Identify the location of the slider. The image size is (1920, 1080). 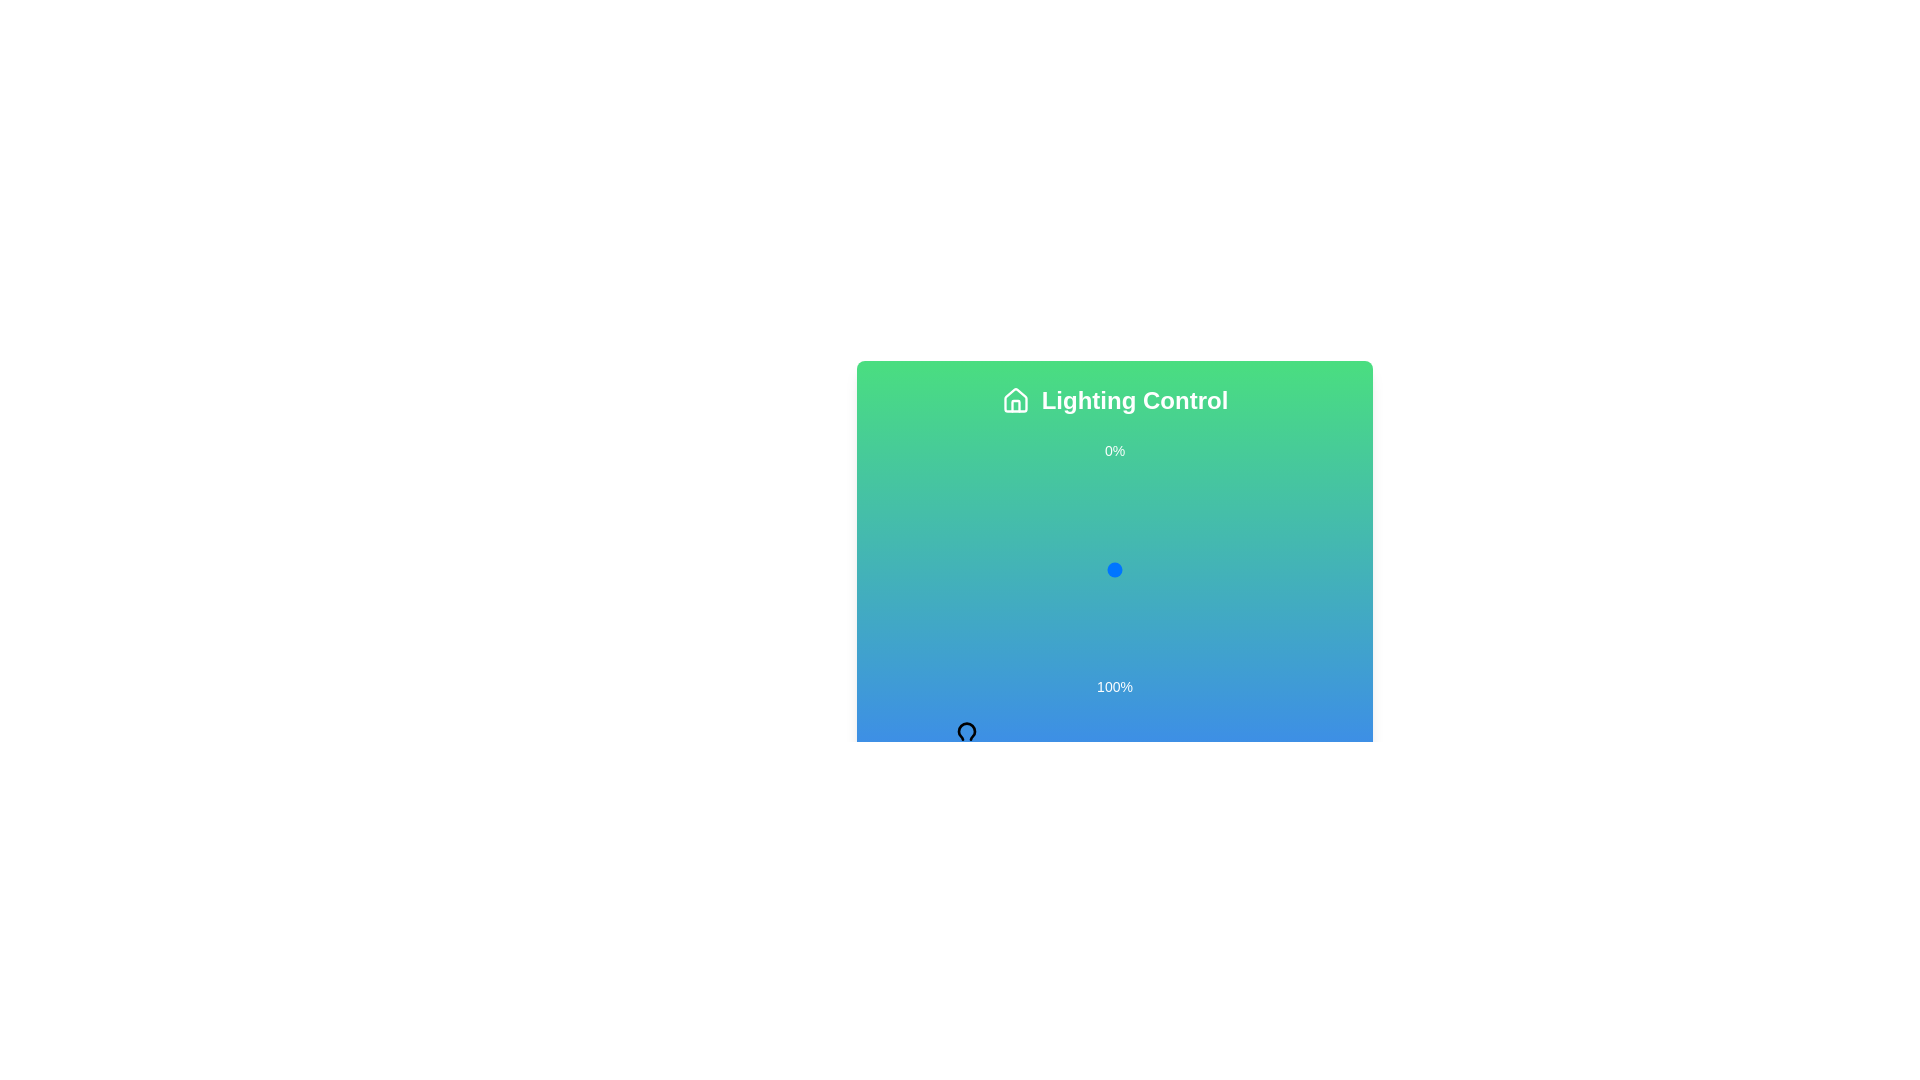
(1113, 571).